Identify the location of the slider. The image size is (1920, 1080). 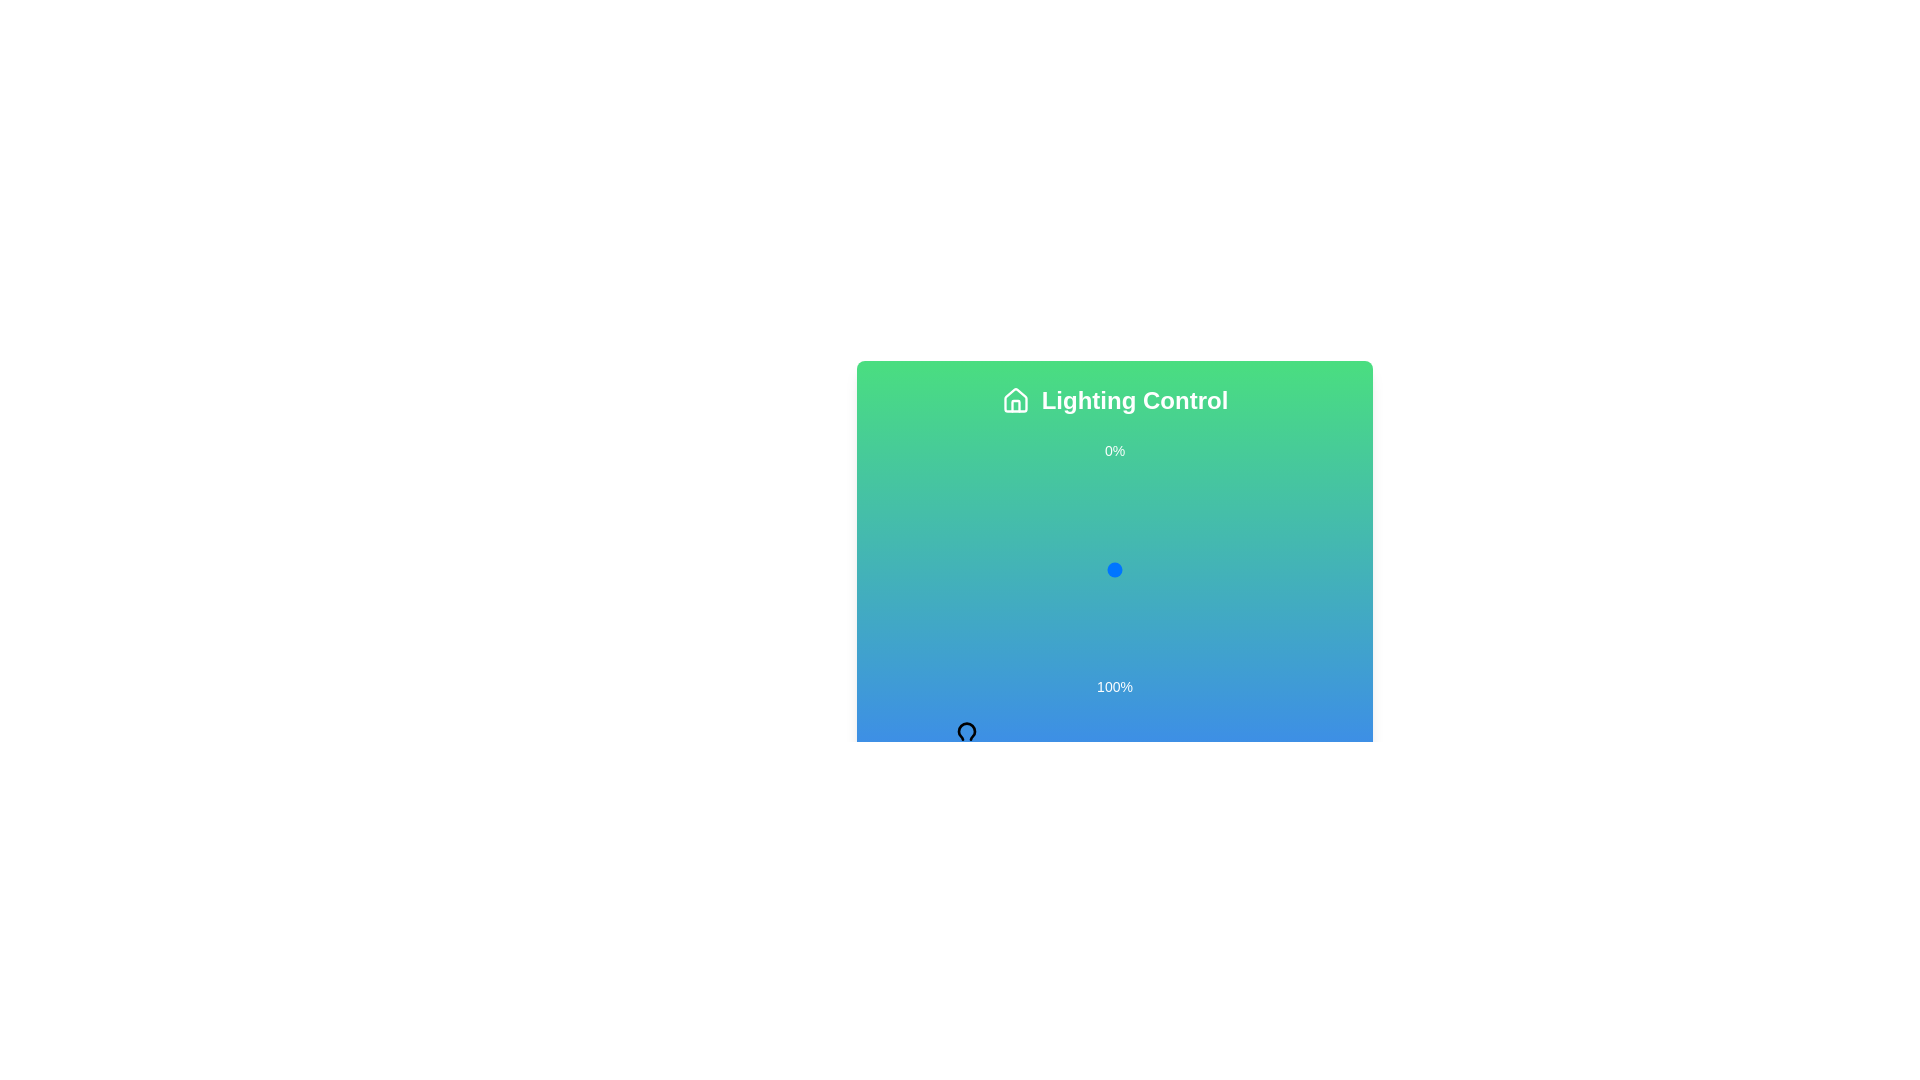
(1113, 571).